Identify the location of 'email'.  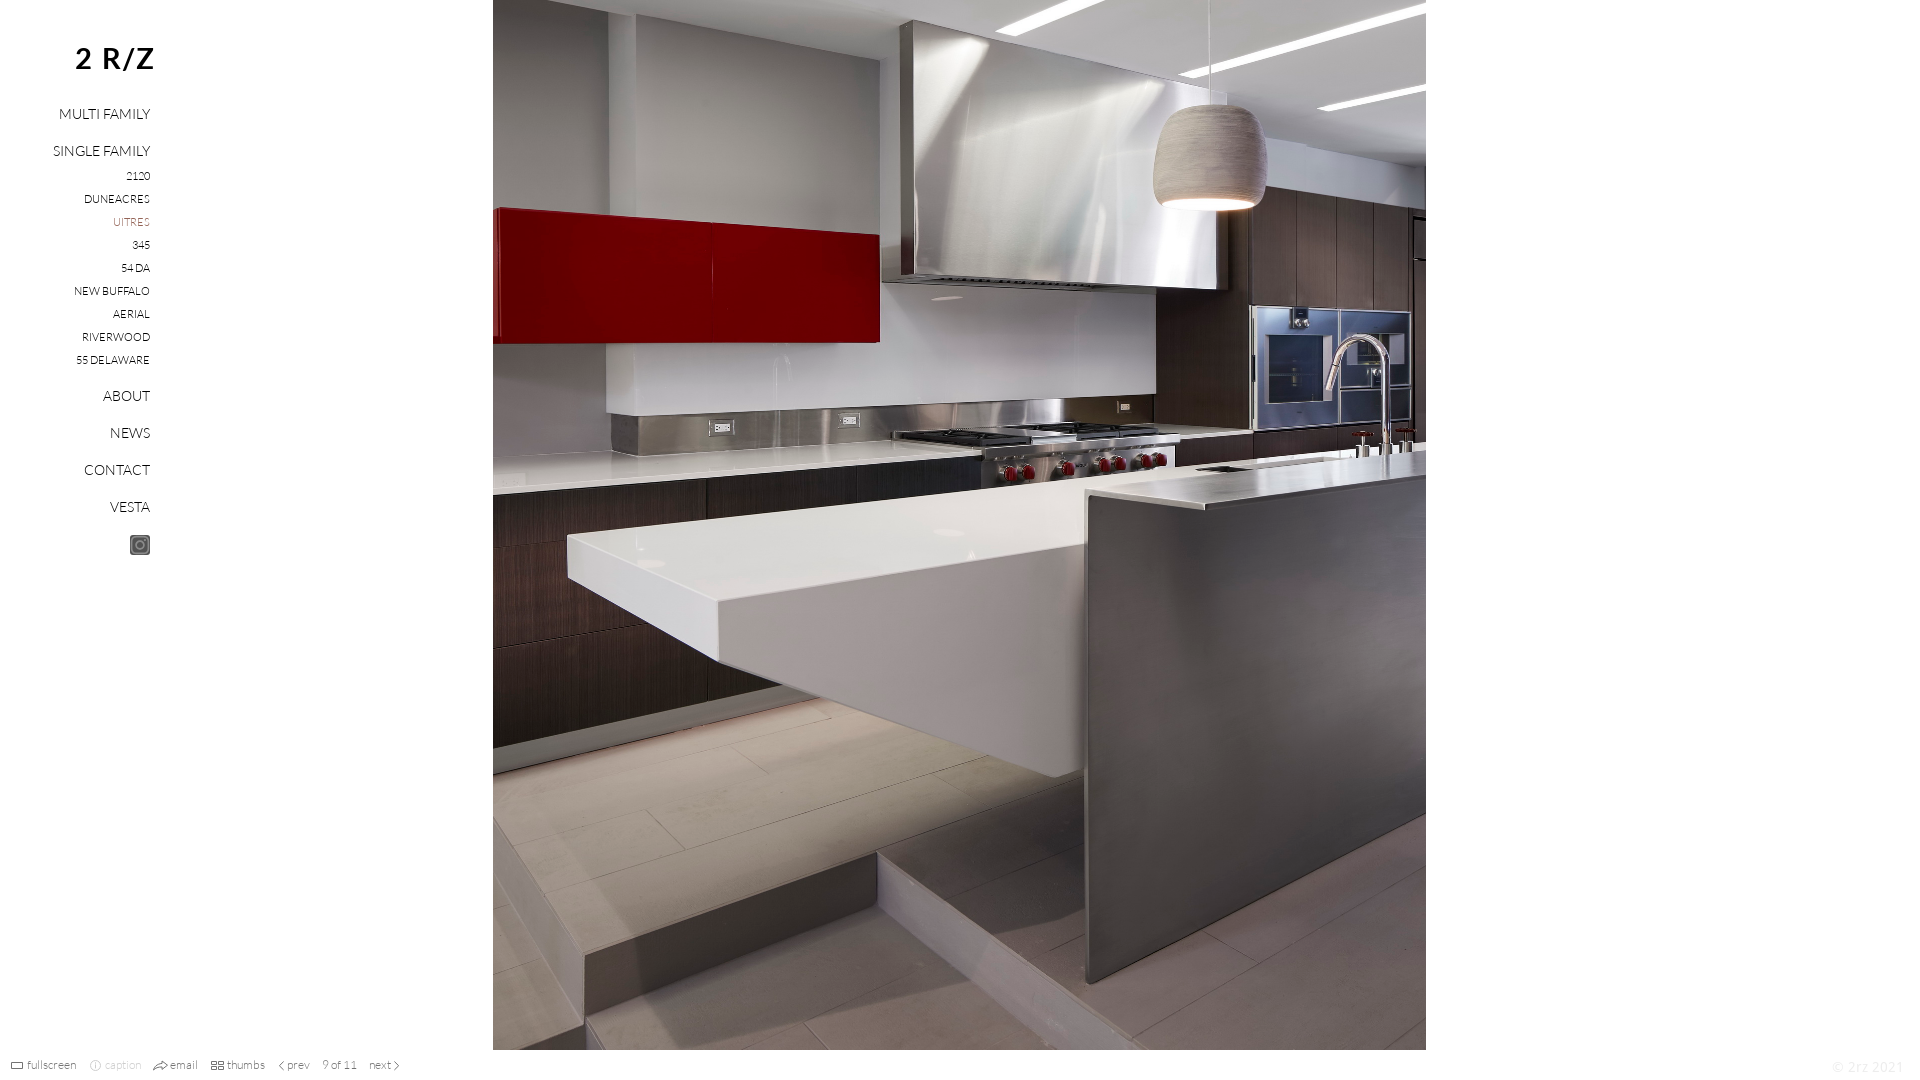
(183, 1062).